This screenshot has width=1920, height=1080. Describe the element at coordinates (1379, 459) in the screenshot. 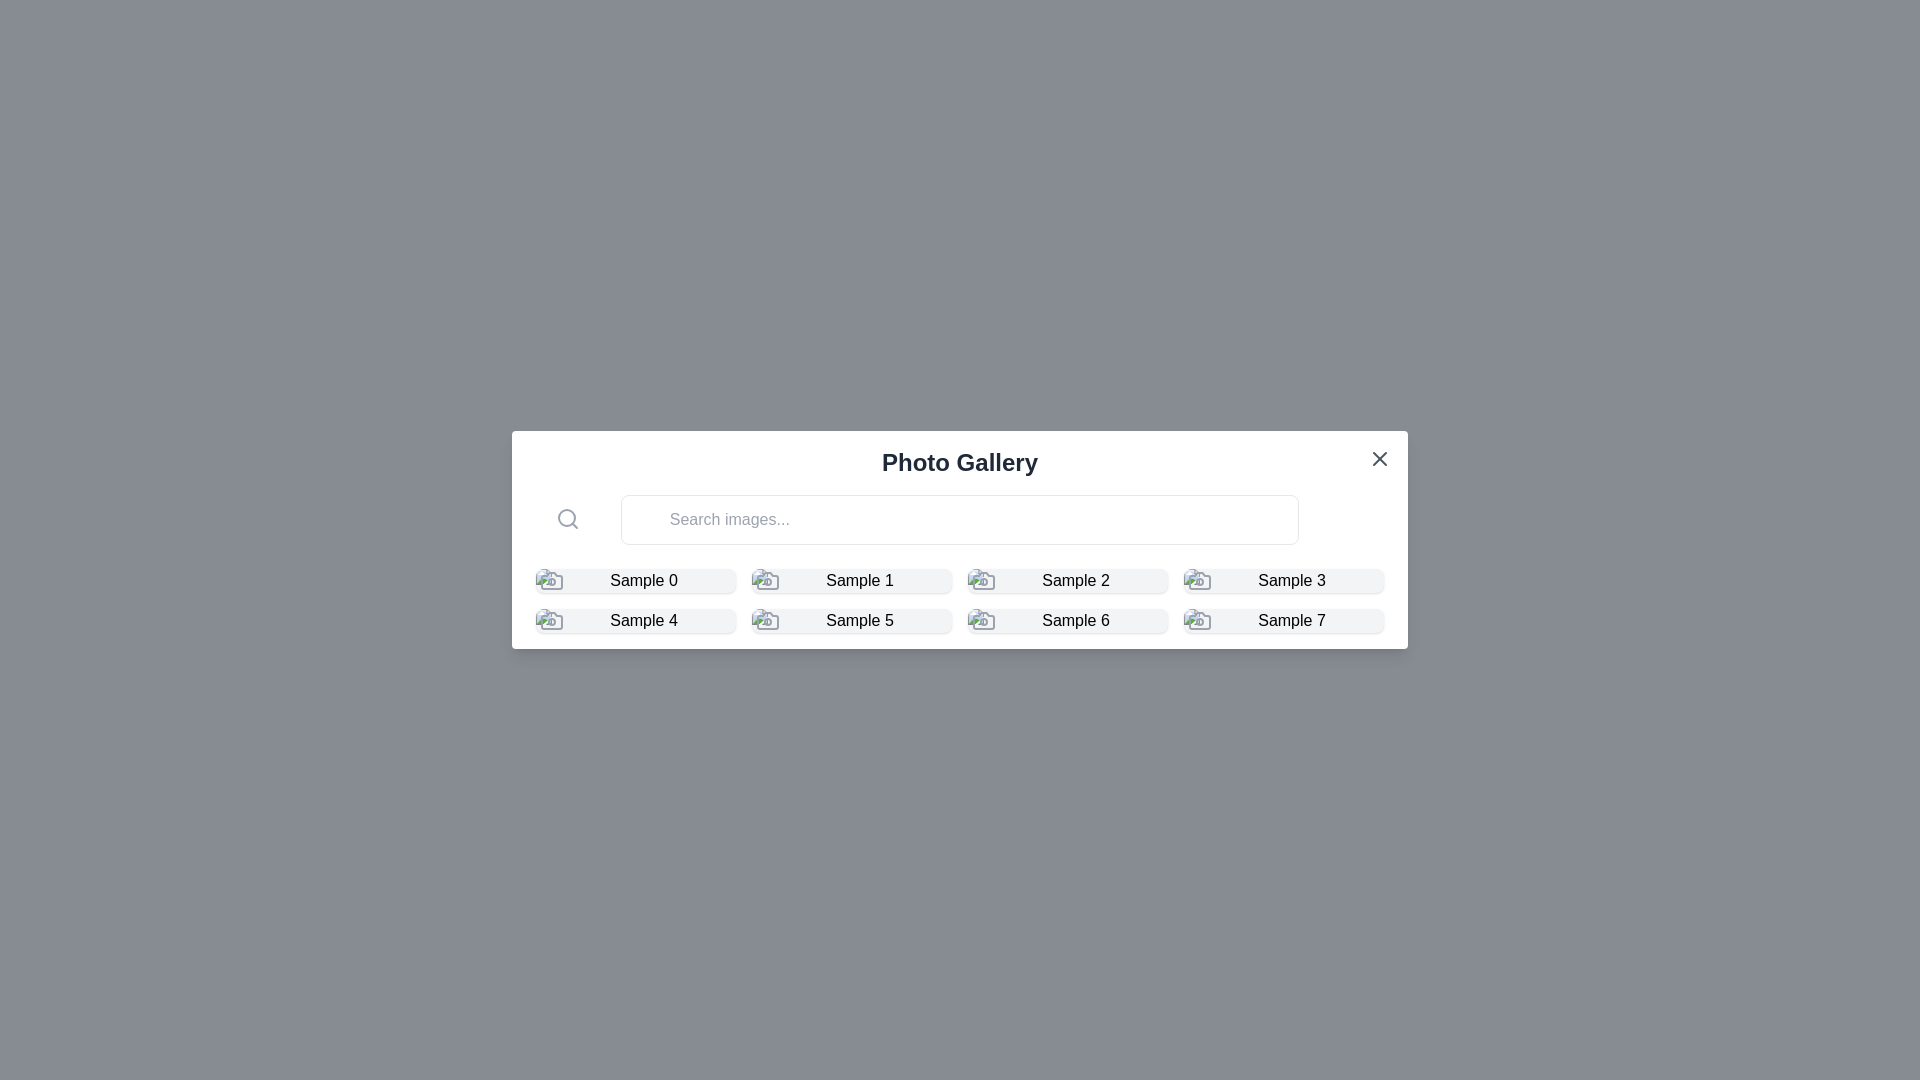

I see `the 'X' icon located at the top-right corner of the header section` at that location.